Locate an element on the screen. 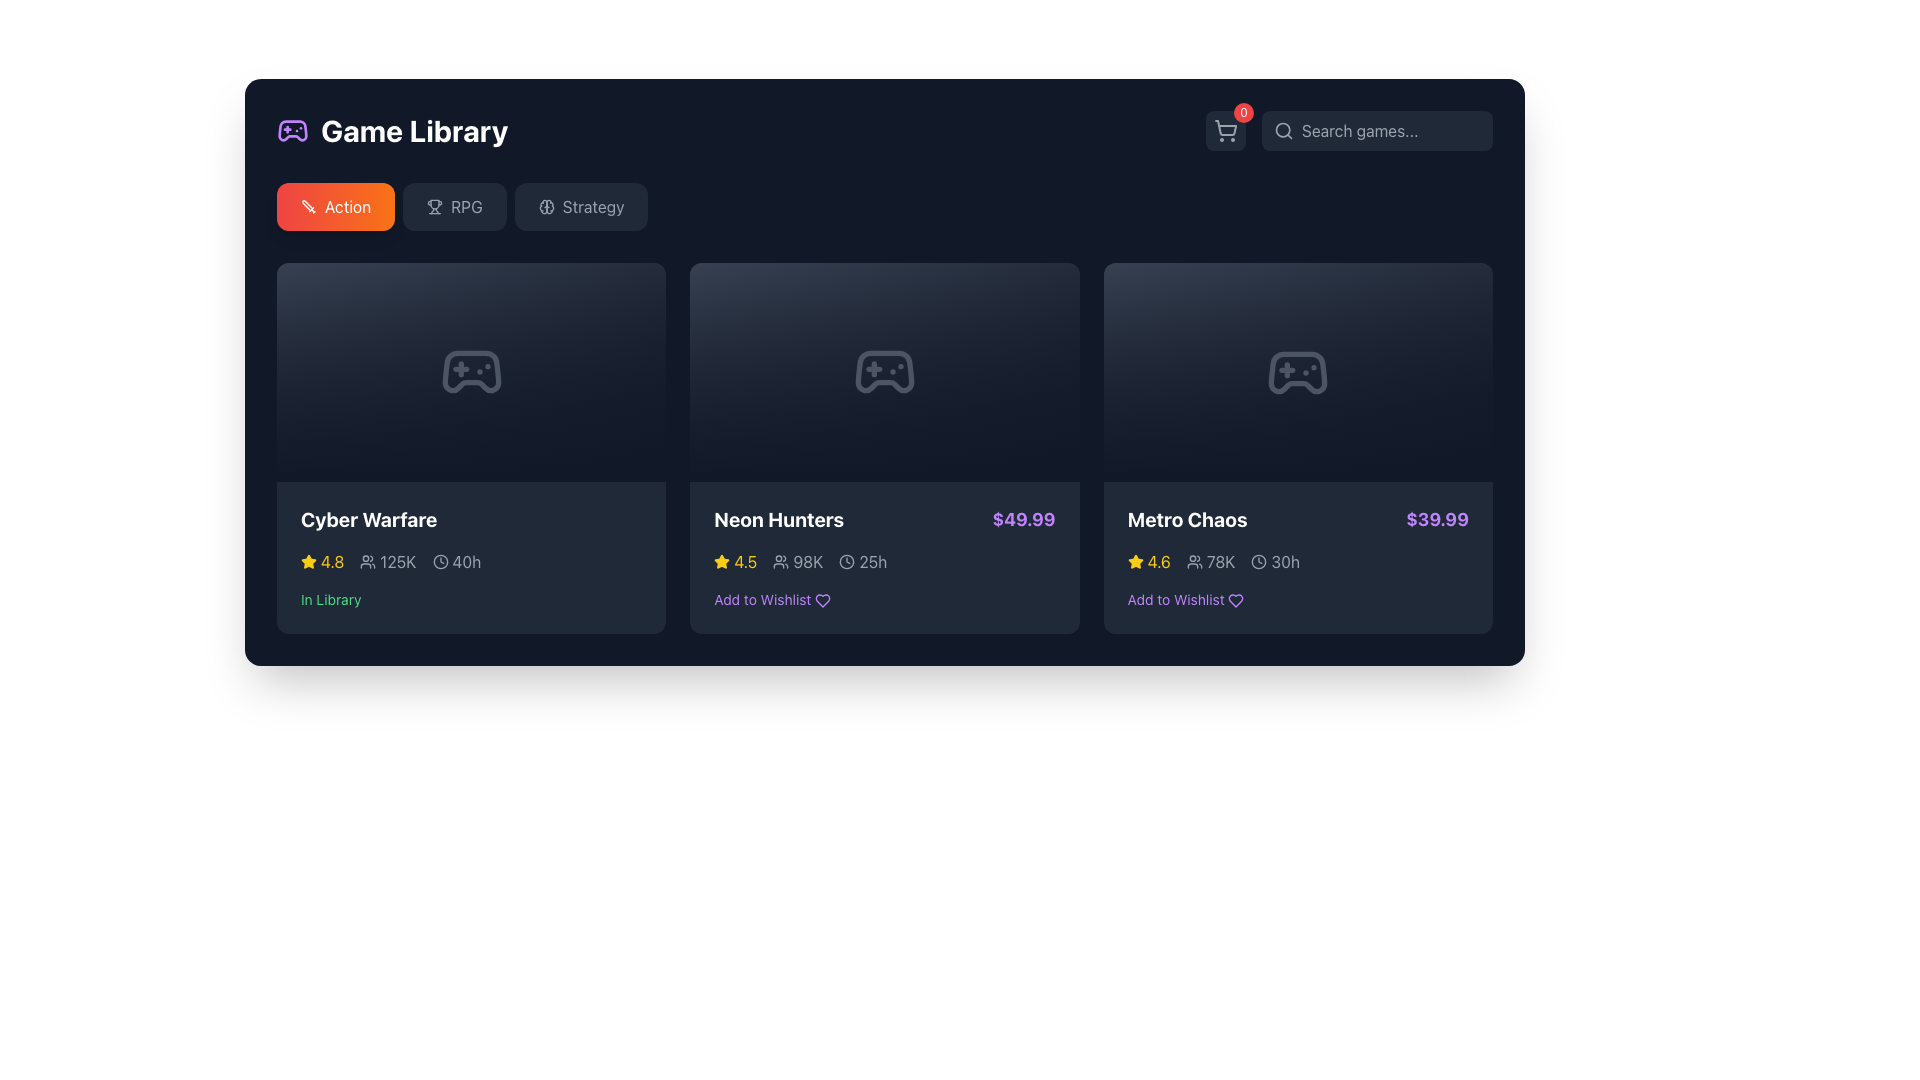 This screenshot has width=1920, height=1080. the text label that serves as the title of the game in the first card of the horizontally aligned set of three cards in the game library interface is located at coordinates (369, 519).